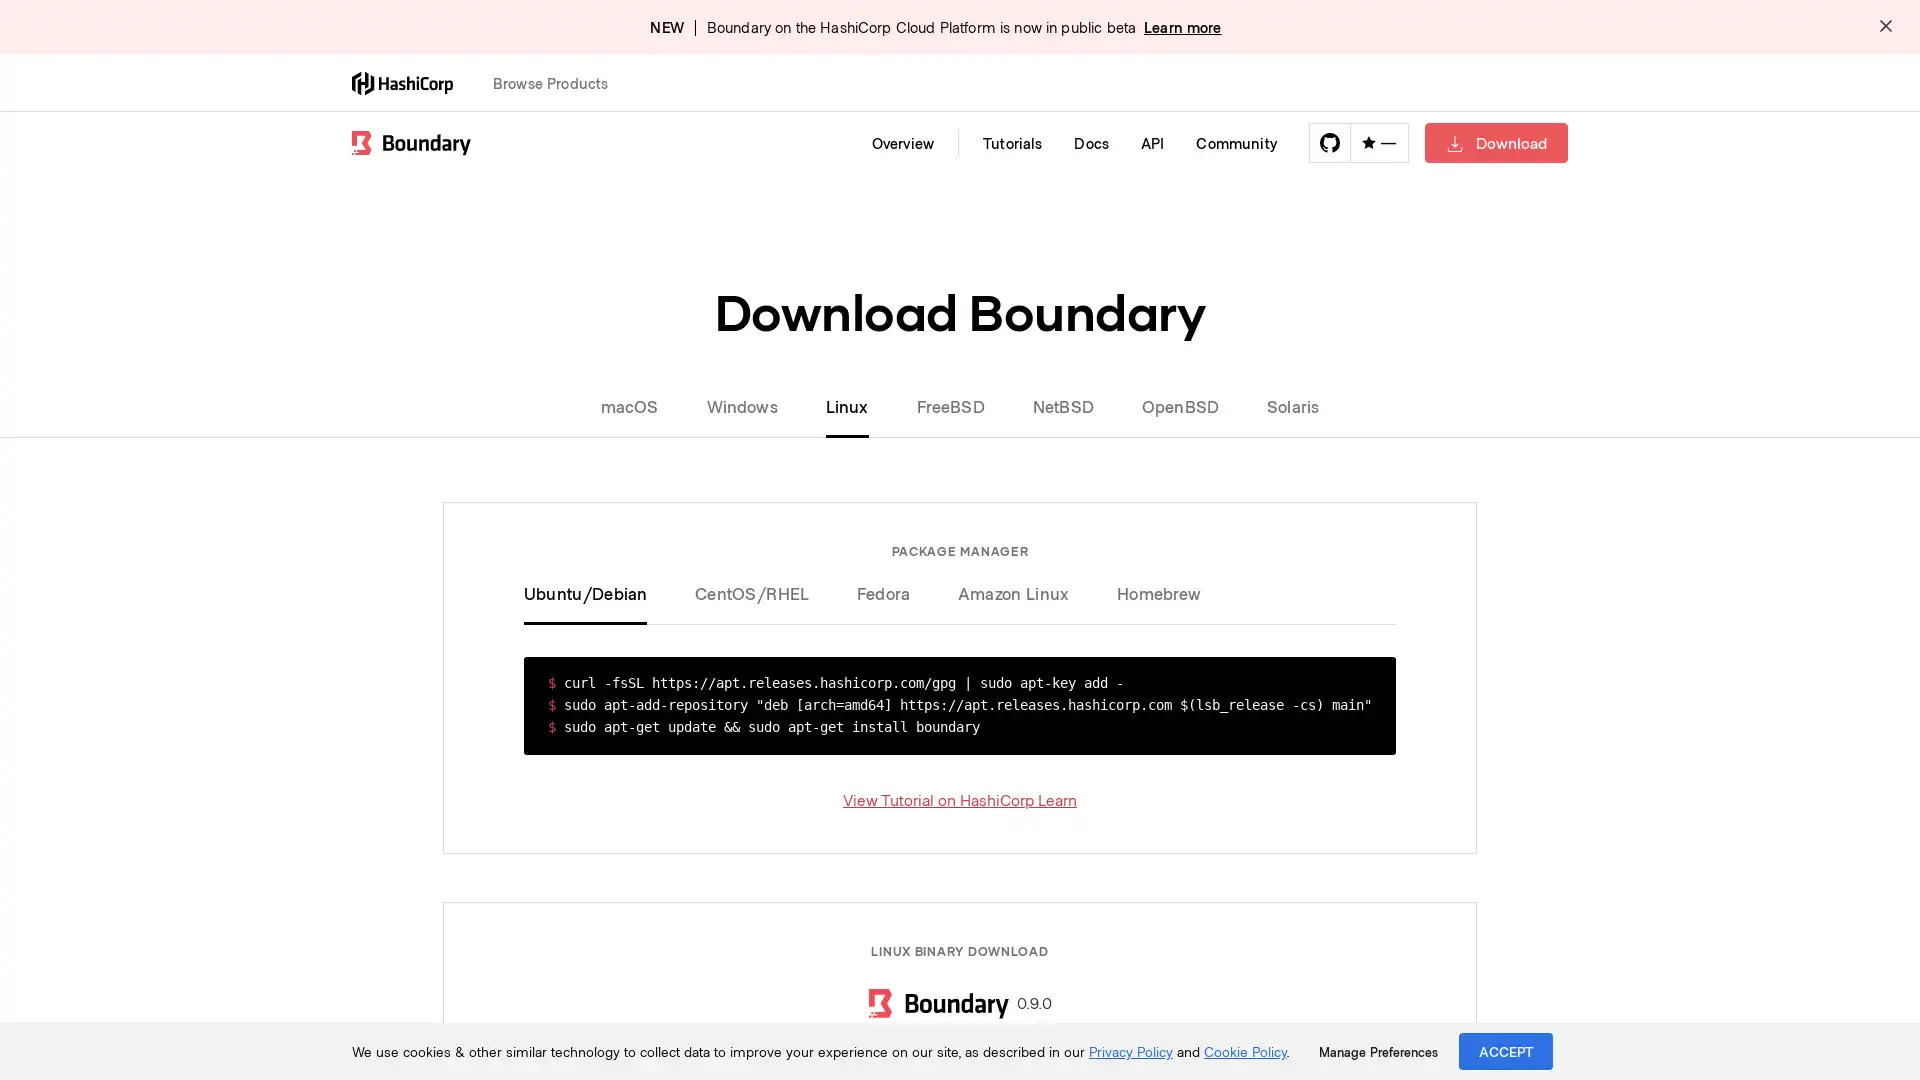 This screenshot has height=1080, width=1920. What do you see at coordinates (751, 592) in the screenshot?
I see `CentOS/RHEL` at bounding box center [751, 592].